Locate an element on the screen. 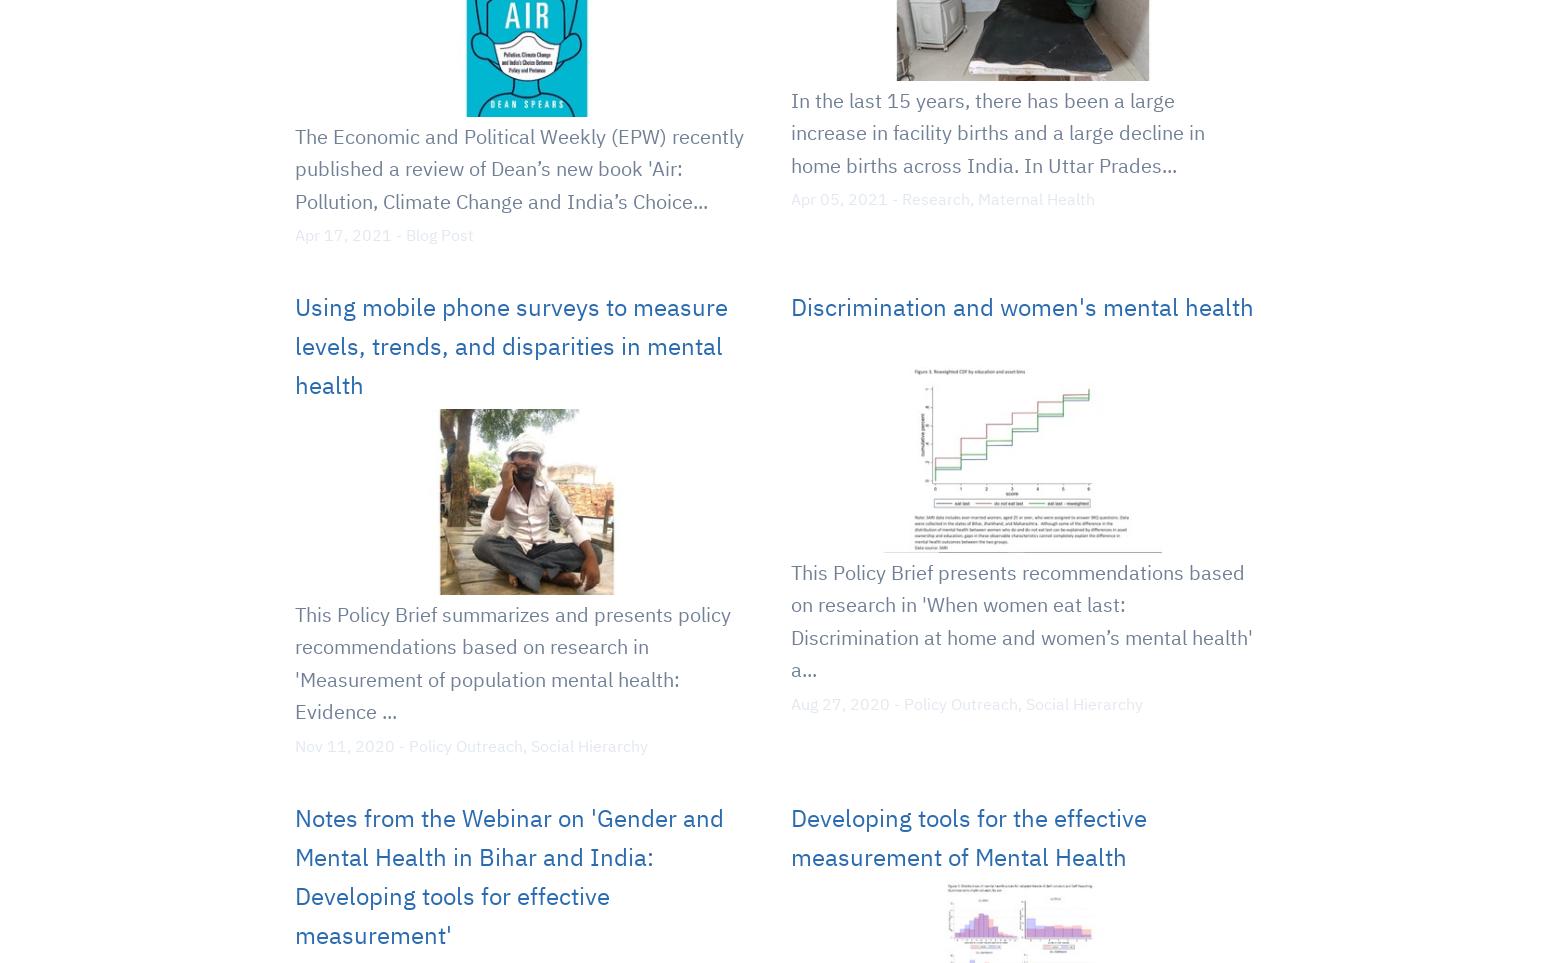  'Nov 11, 2020' is located at coordinates (344, 743).